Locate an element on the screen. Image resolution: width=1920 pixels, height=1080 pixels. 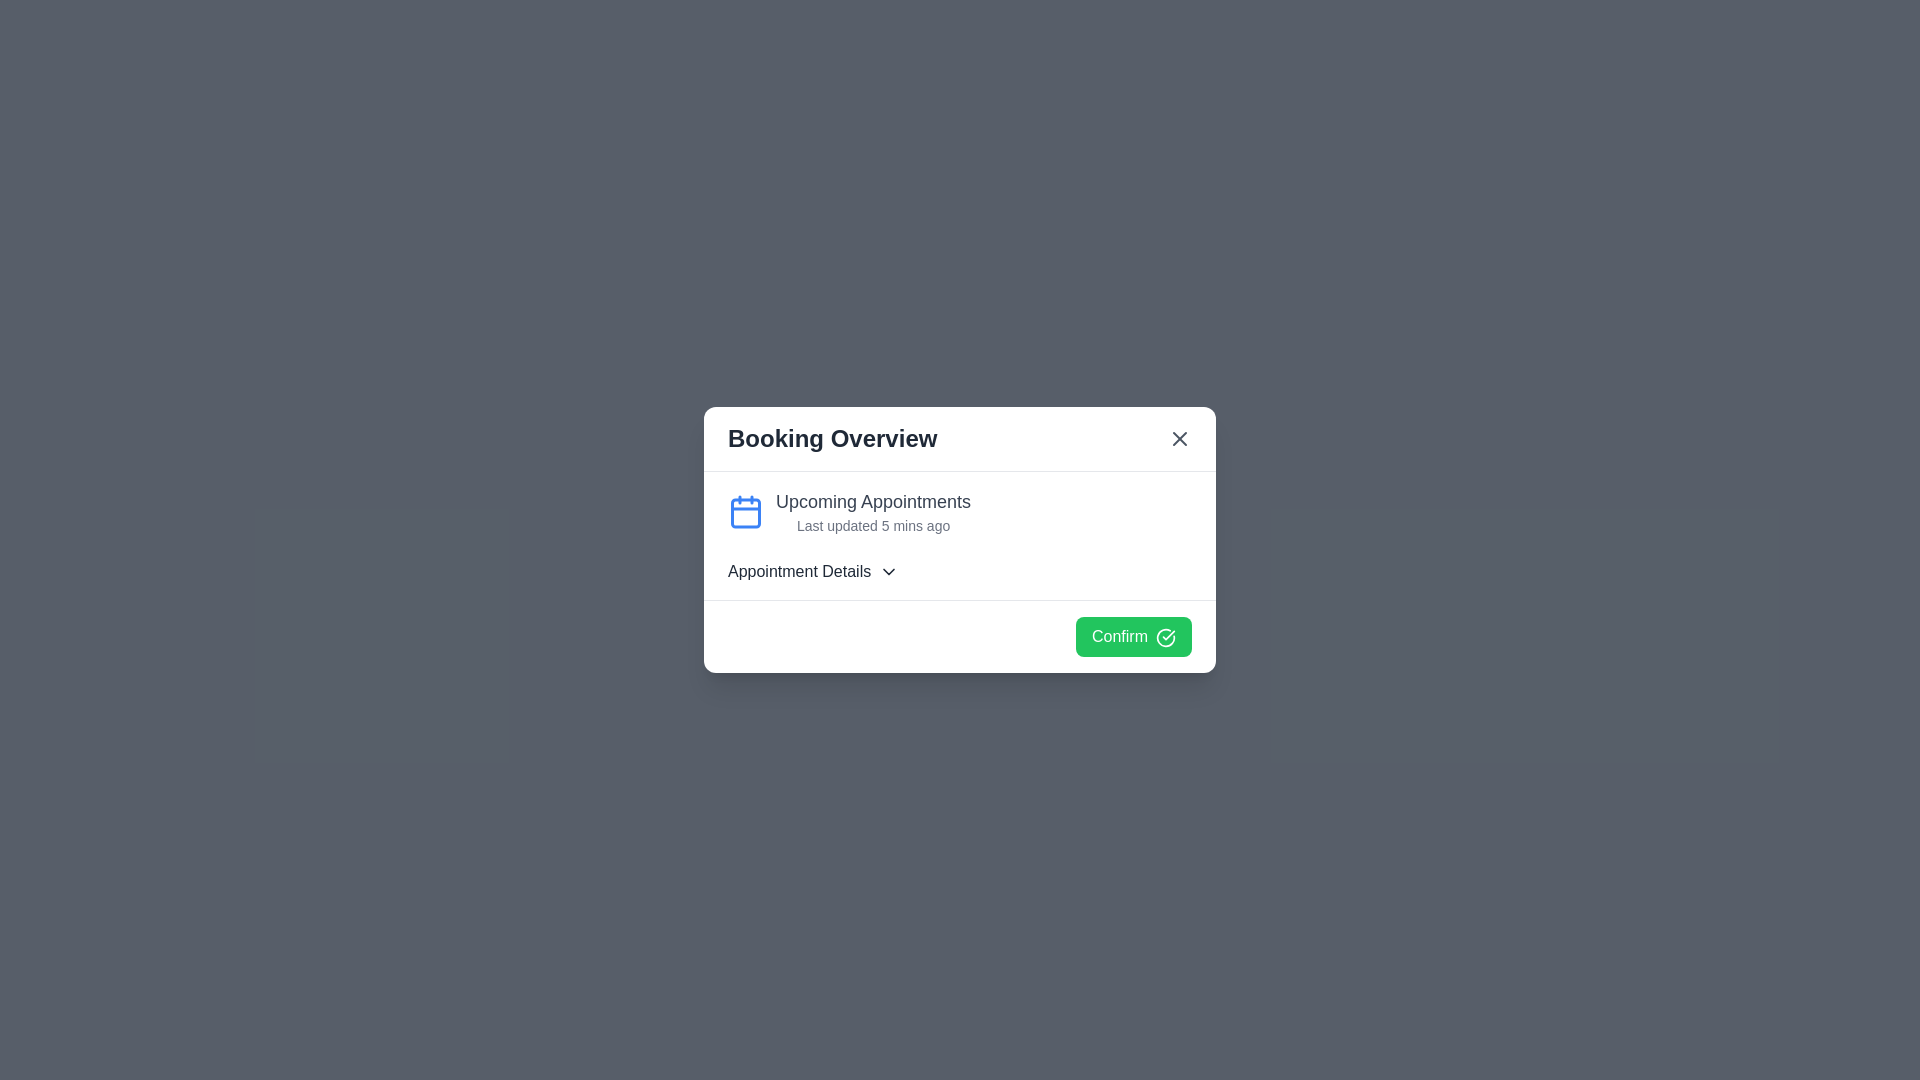
the confirmation icon located to the right of the 'Confirm' button's text, which visually reinforces the confirmation action is located at coordinates (1166, 636).